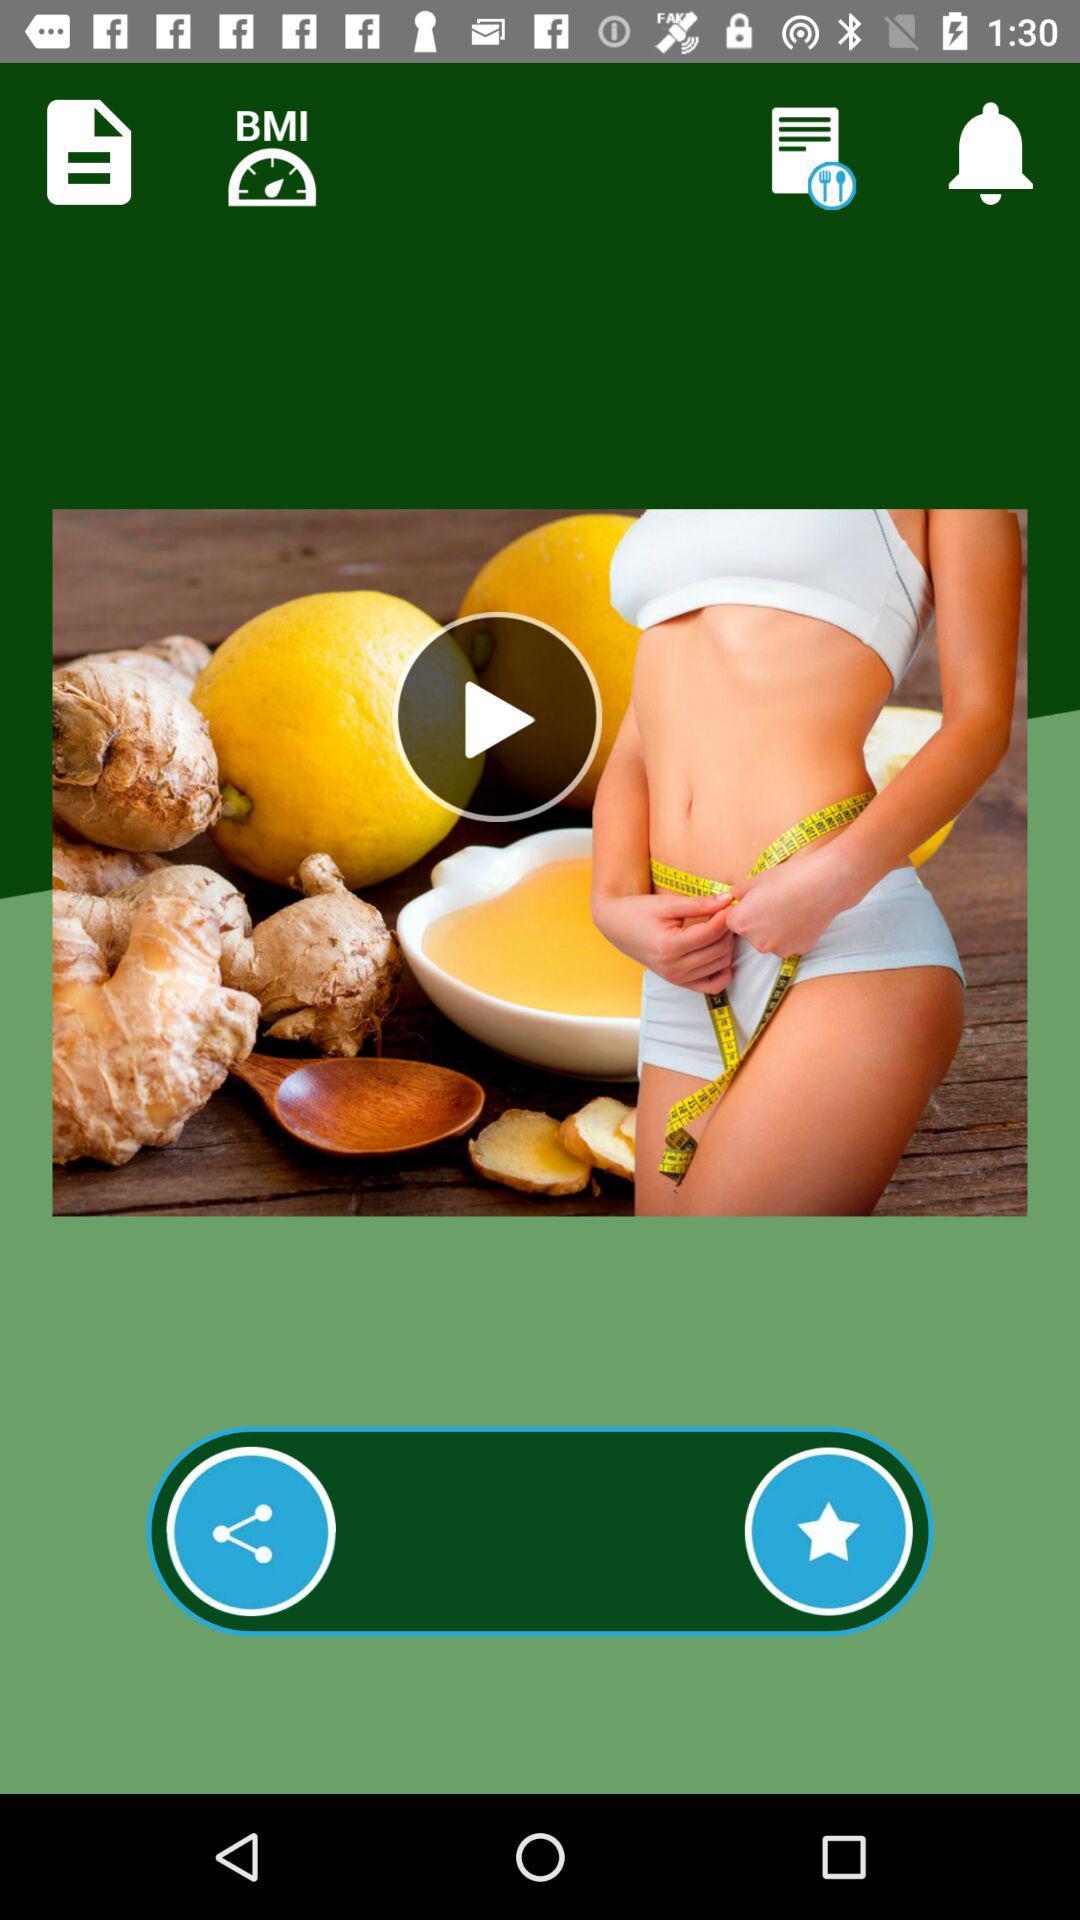 This screenshot has width=1080, height=1920. What do you see at coordinates (88, 151) in the screenshot?
I see `page` at bounding box center [88, 151].